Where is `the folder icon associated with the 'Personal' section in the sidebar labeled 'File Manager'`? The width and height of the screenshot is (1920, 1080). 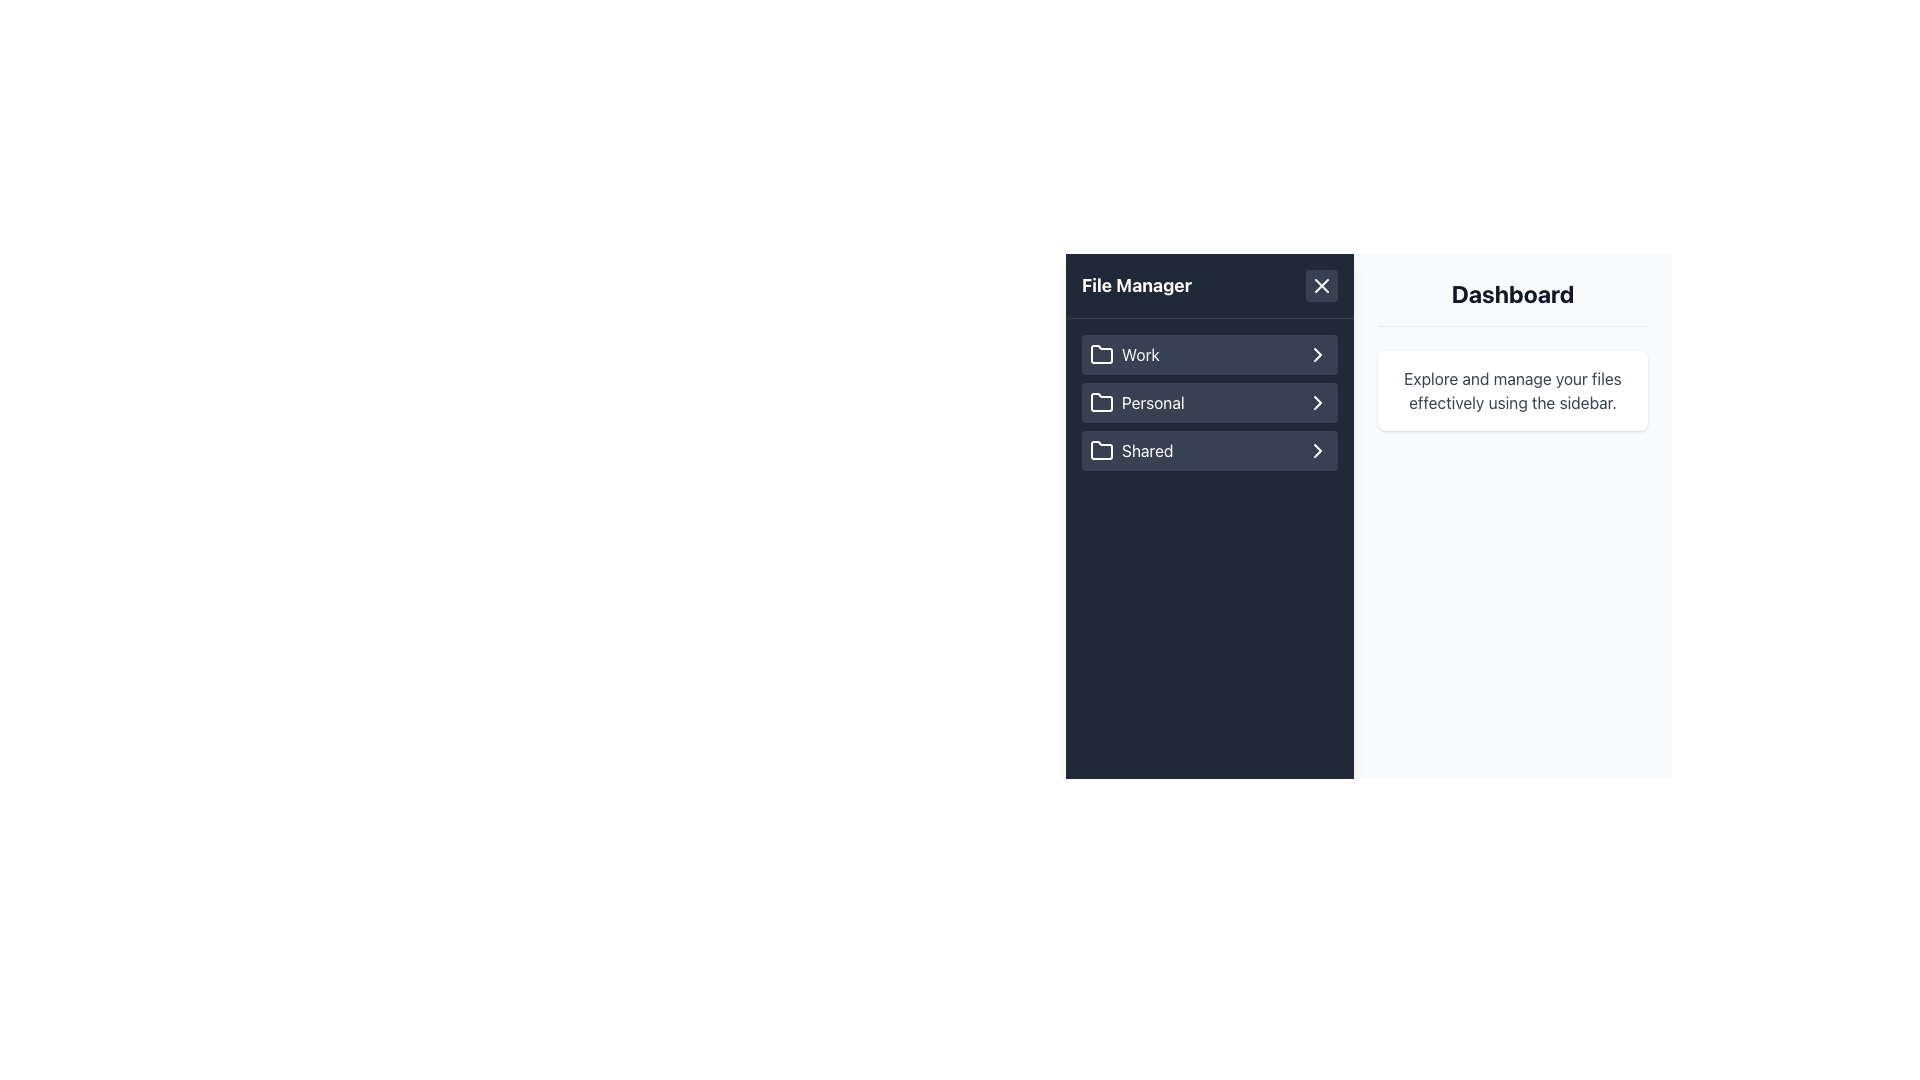
the folder icon associated with the 'Personal' section in the sidebar labeled 'File Manager' is located at coordinates (1101, 402).